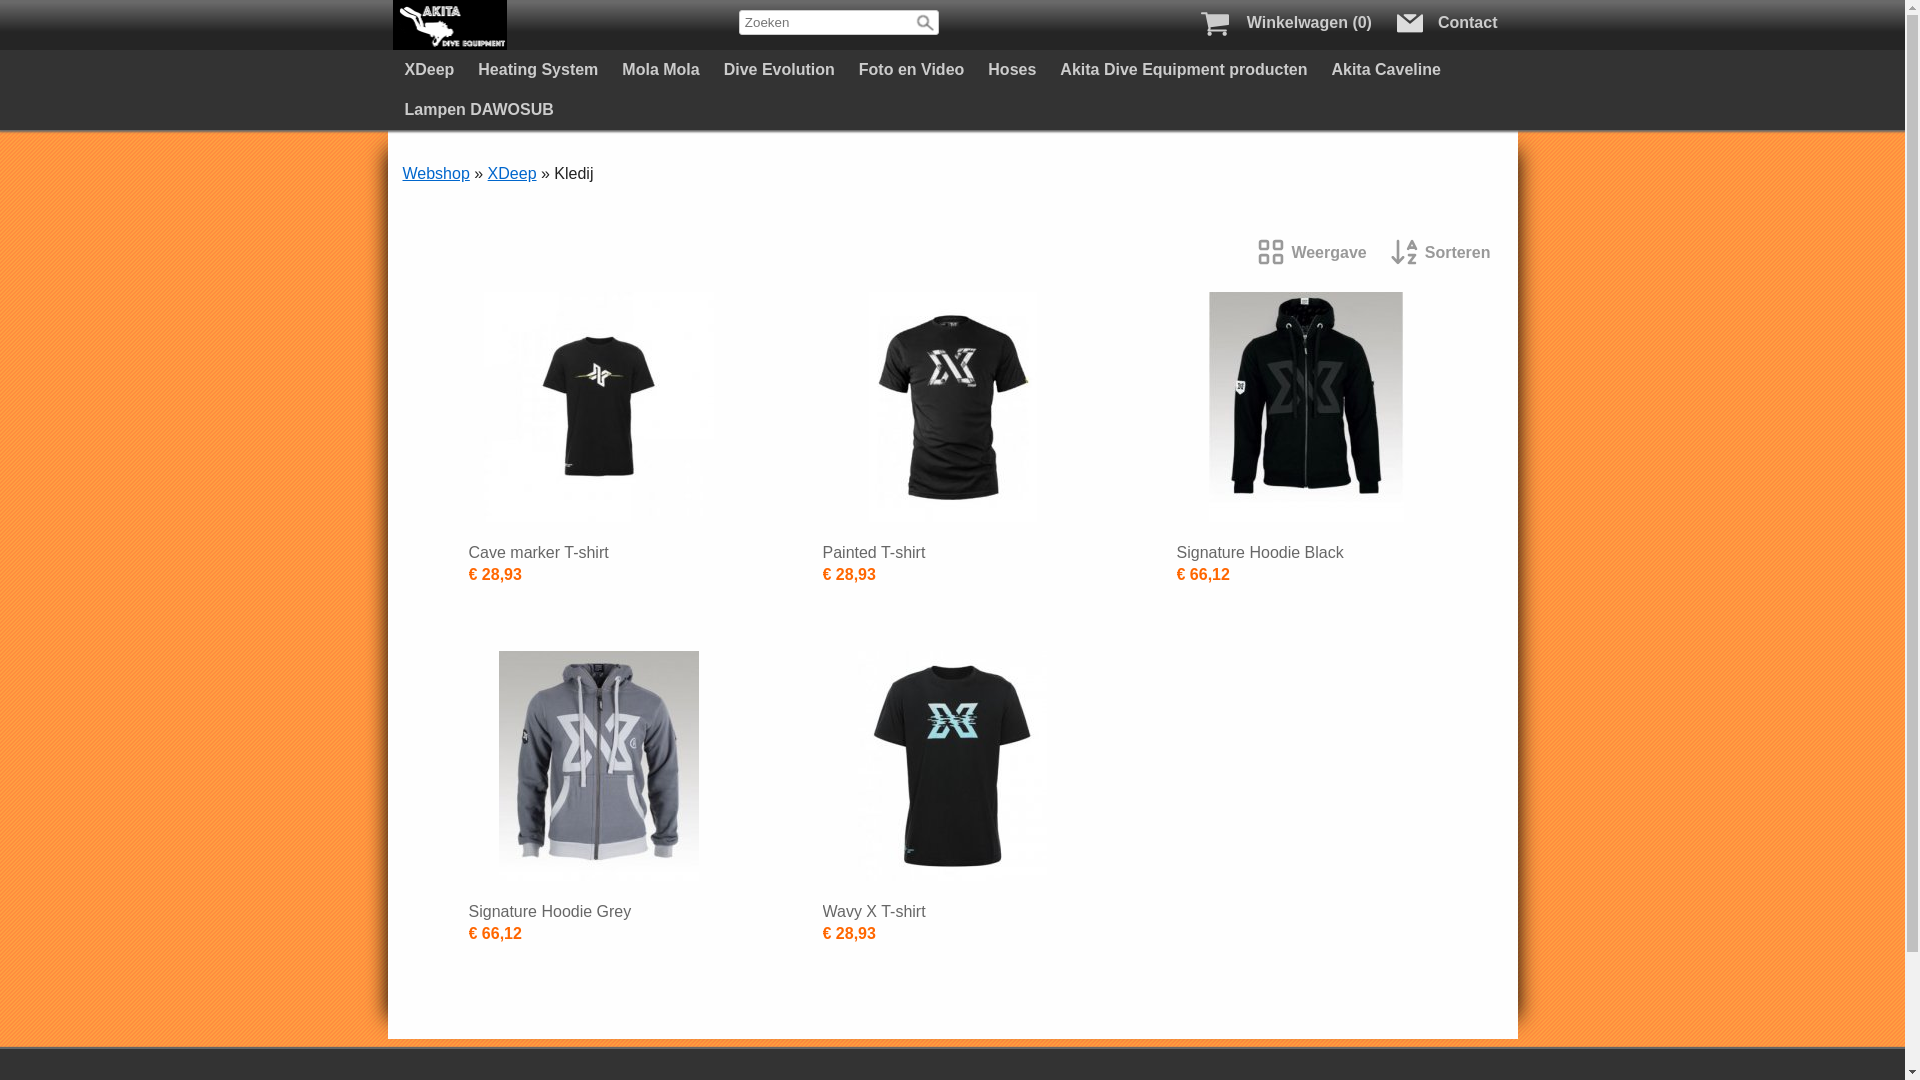  I want to click on 'Lampen DAWOSUB', so click(477, 110).